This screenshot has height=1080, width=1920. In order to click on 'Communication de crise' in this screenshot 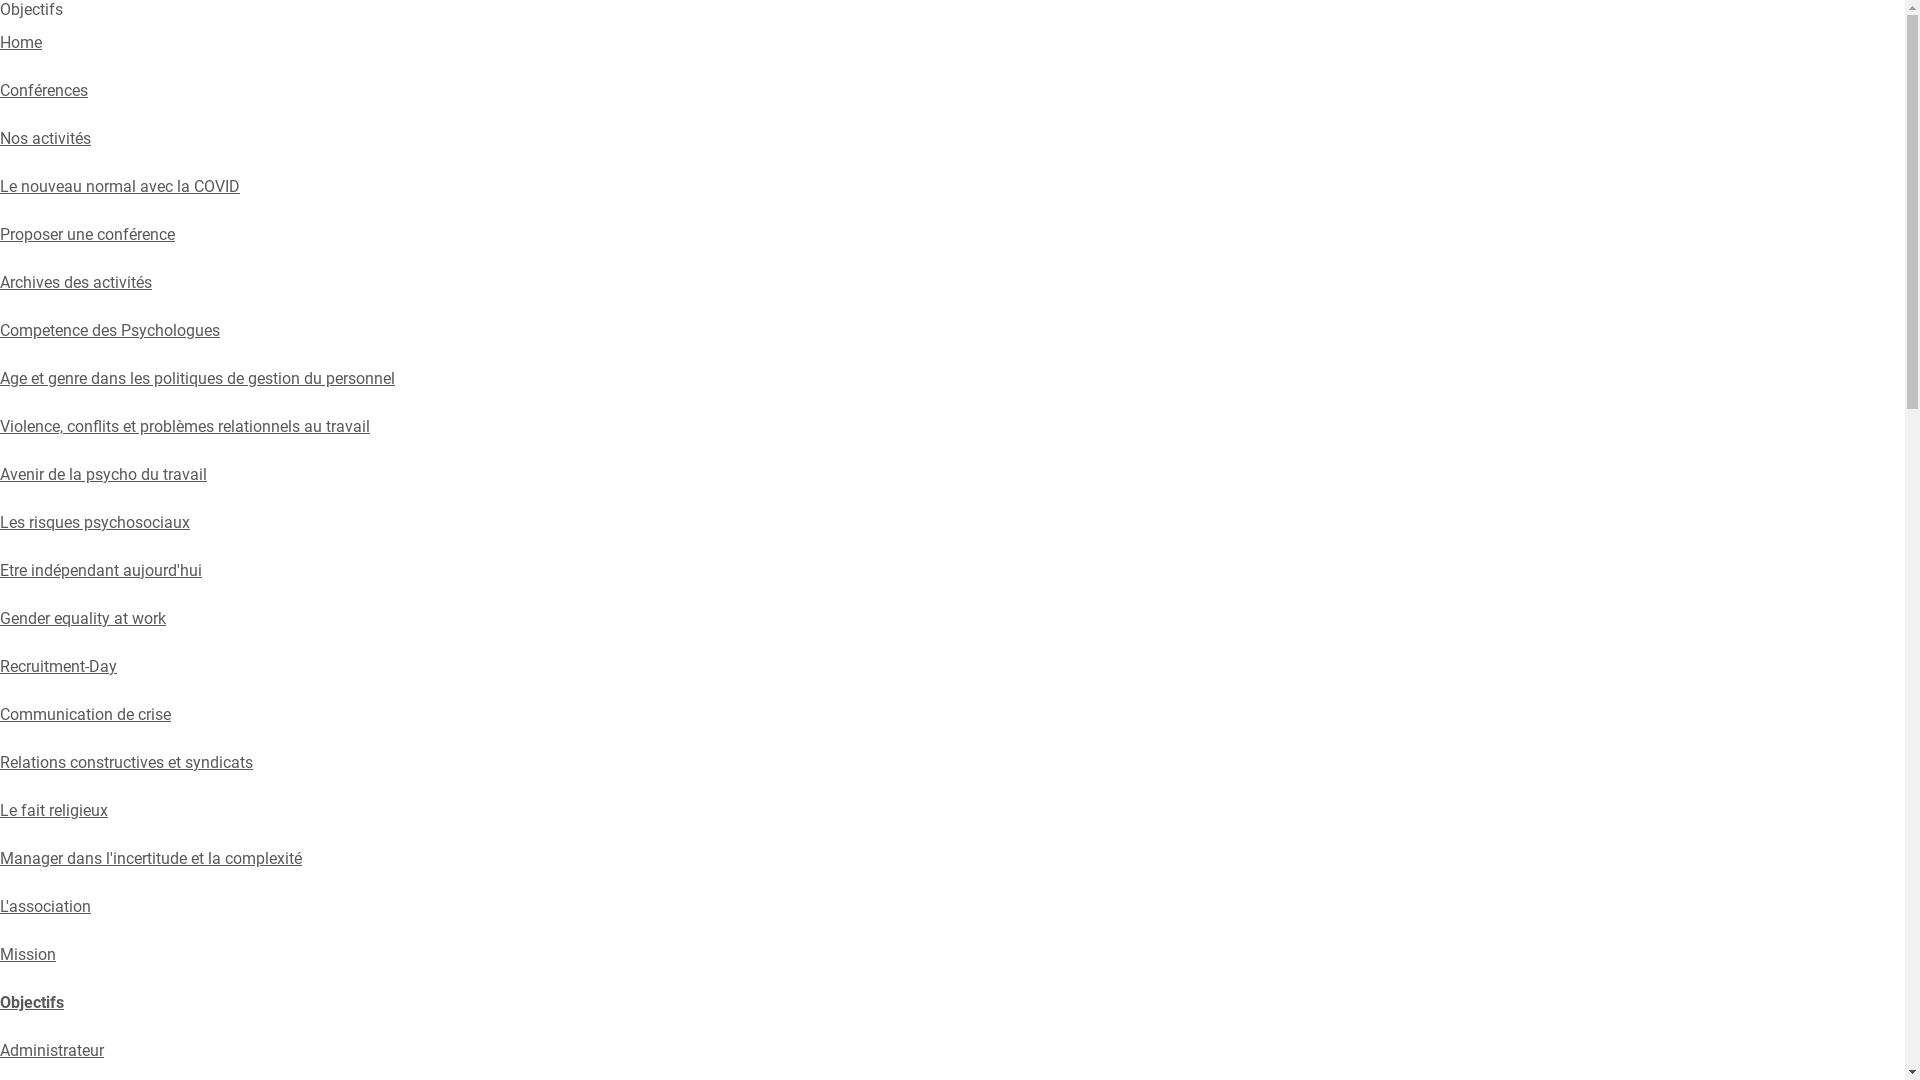, I will do `click(0, 713)`.